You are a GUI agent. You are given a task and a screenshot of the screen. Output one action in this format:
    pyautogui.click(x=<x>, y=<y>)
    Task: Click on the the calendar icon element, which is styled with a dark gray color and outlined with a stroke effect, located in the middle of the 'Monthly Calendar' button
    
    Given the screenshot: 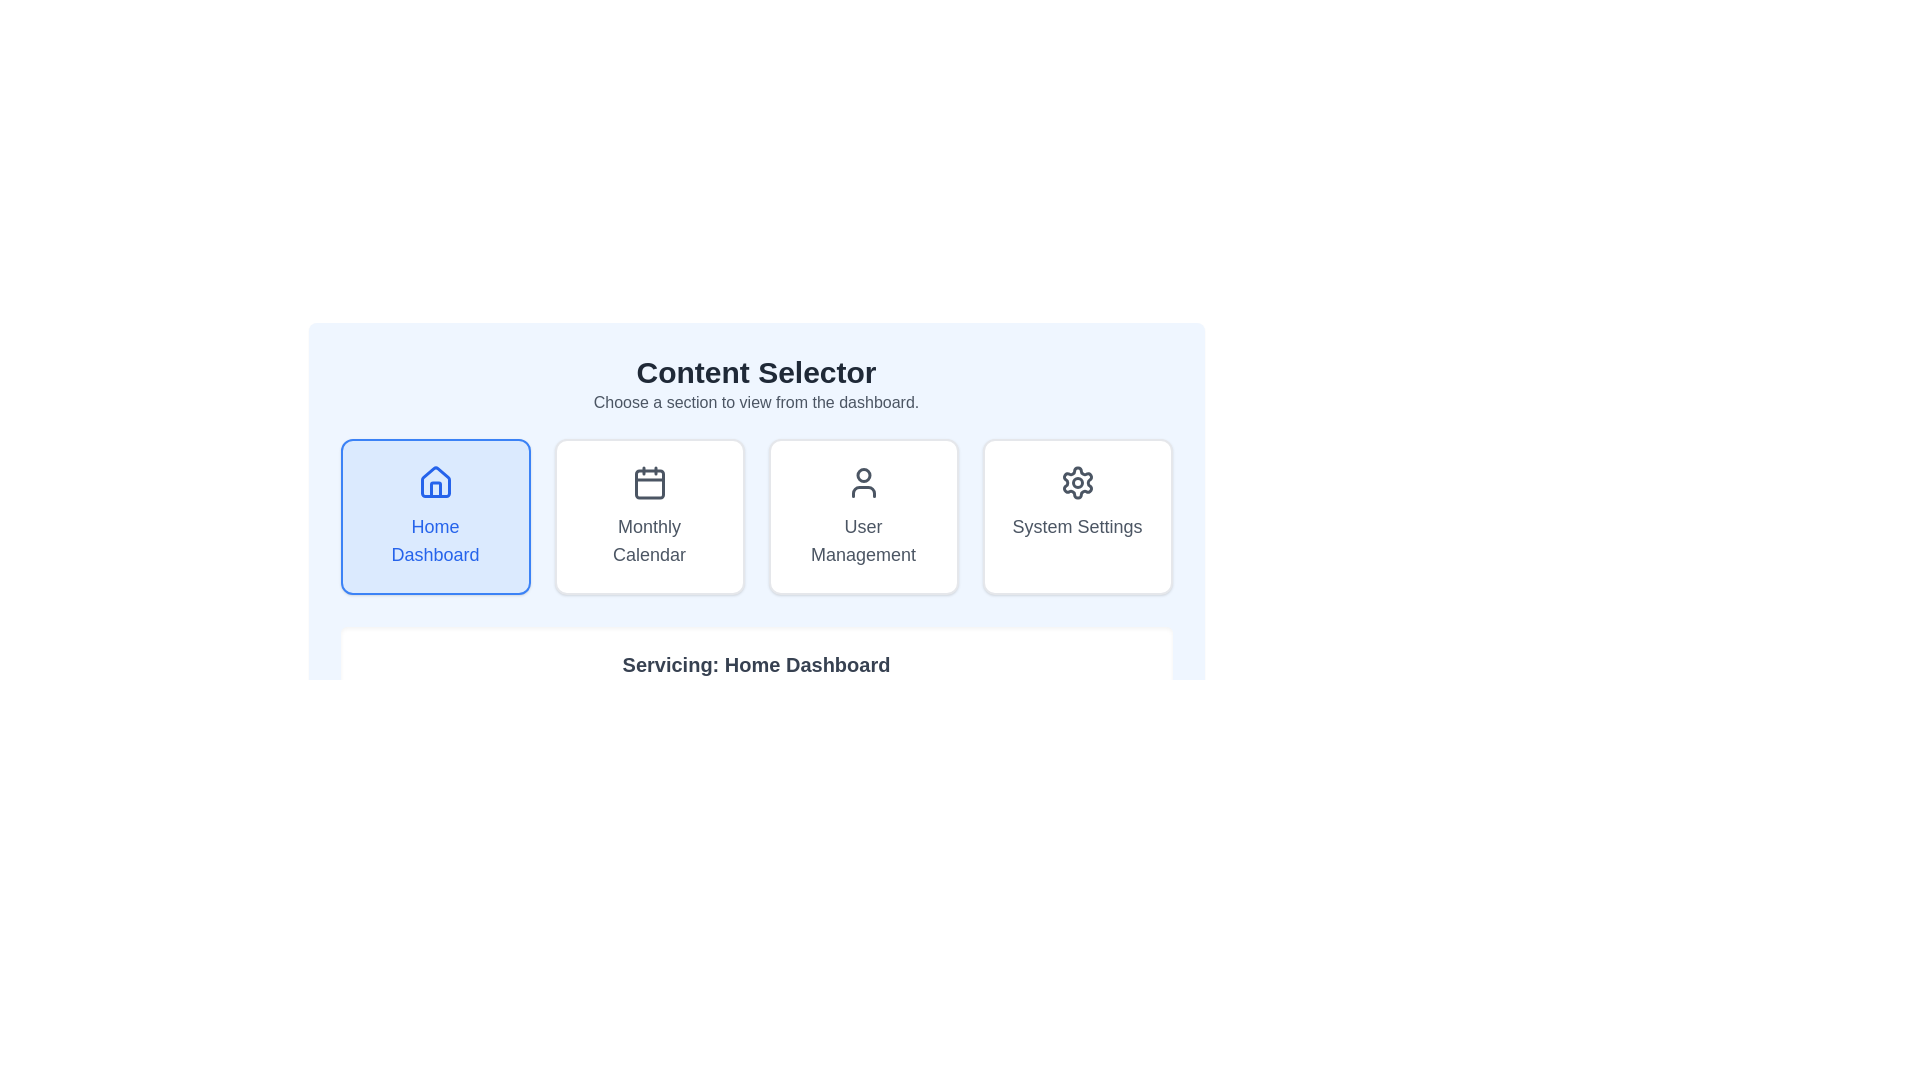 What is the action you would take?
    pyautogui.click(x=649, y=482)
    